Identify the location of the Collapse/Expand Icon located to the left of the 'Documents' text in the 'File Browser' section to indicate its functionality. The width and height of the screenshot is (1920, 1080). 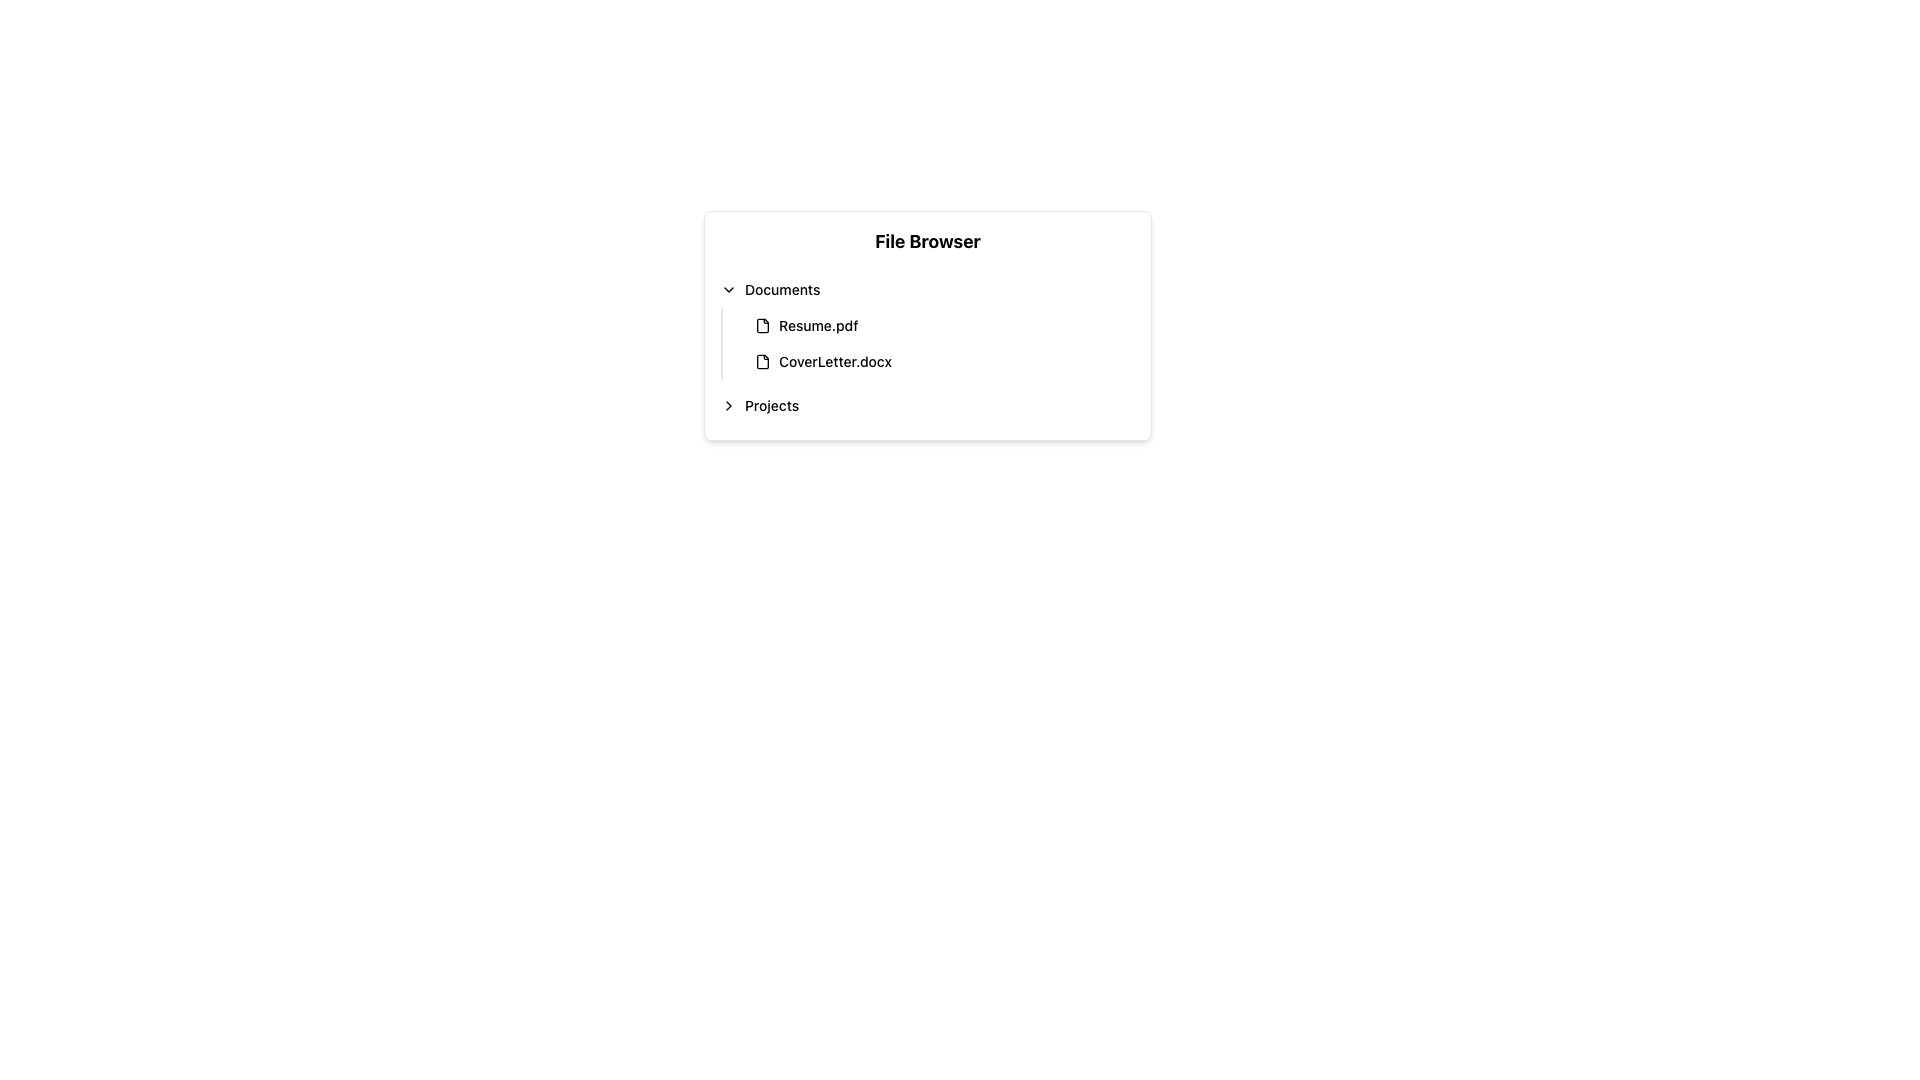
(728, 289).